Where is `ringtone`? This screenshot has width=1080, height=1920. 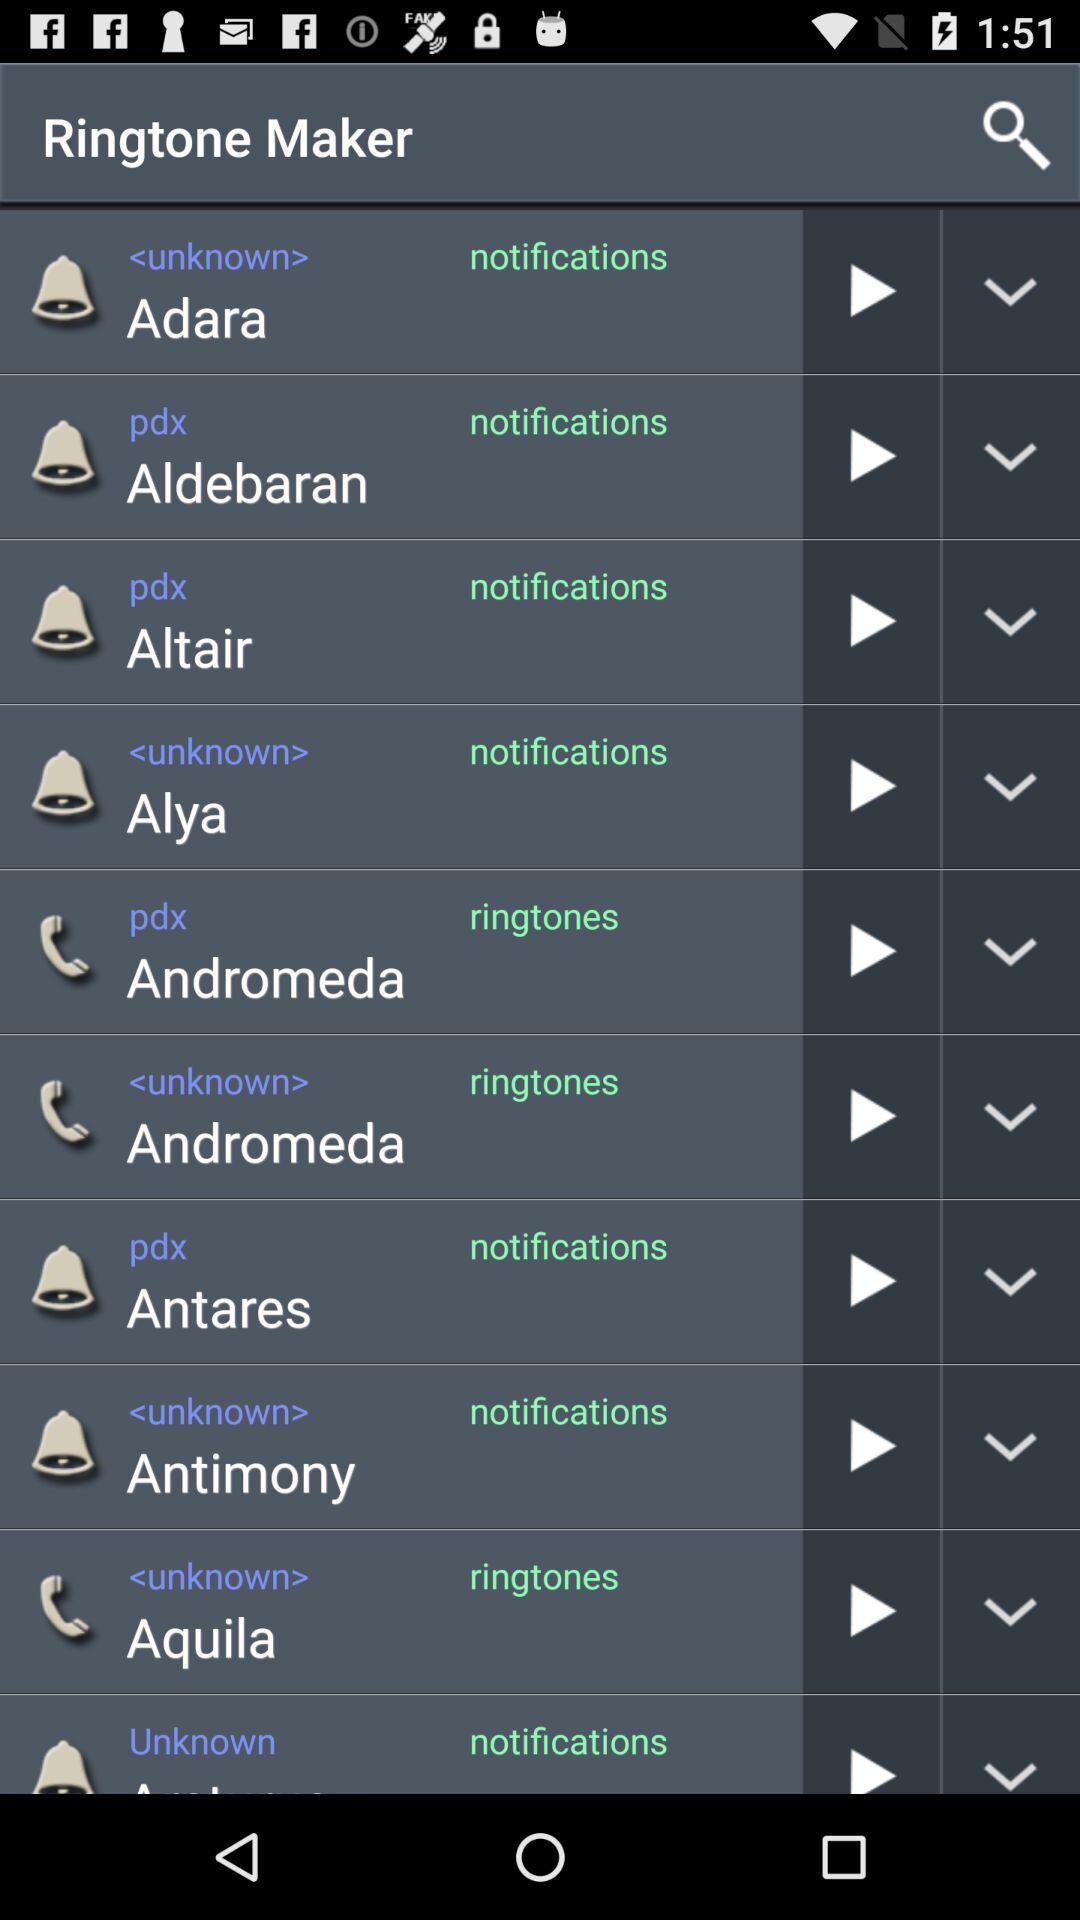 ringtone is located at coordinates (870, 290).